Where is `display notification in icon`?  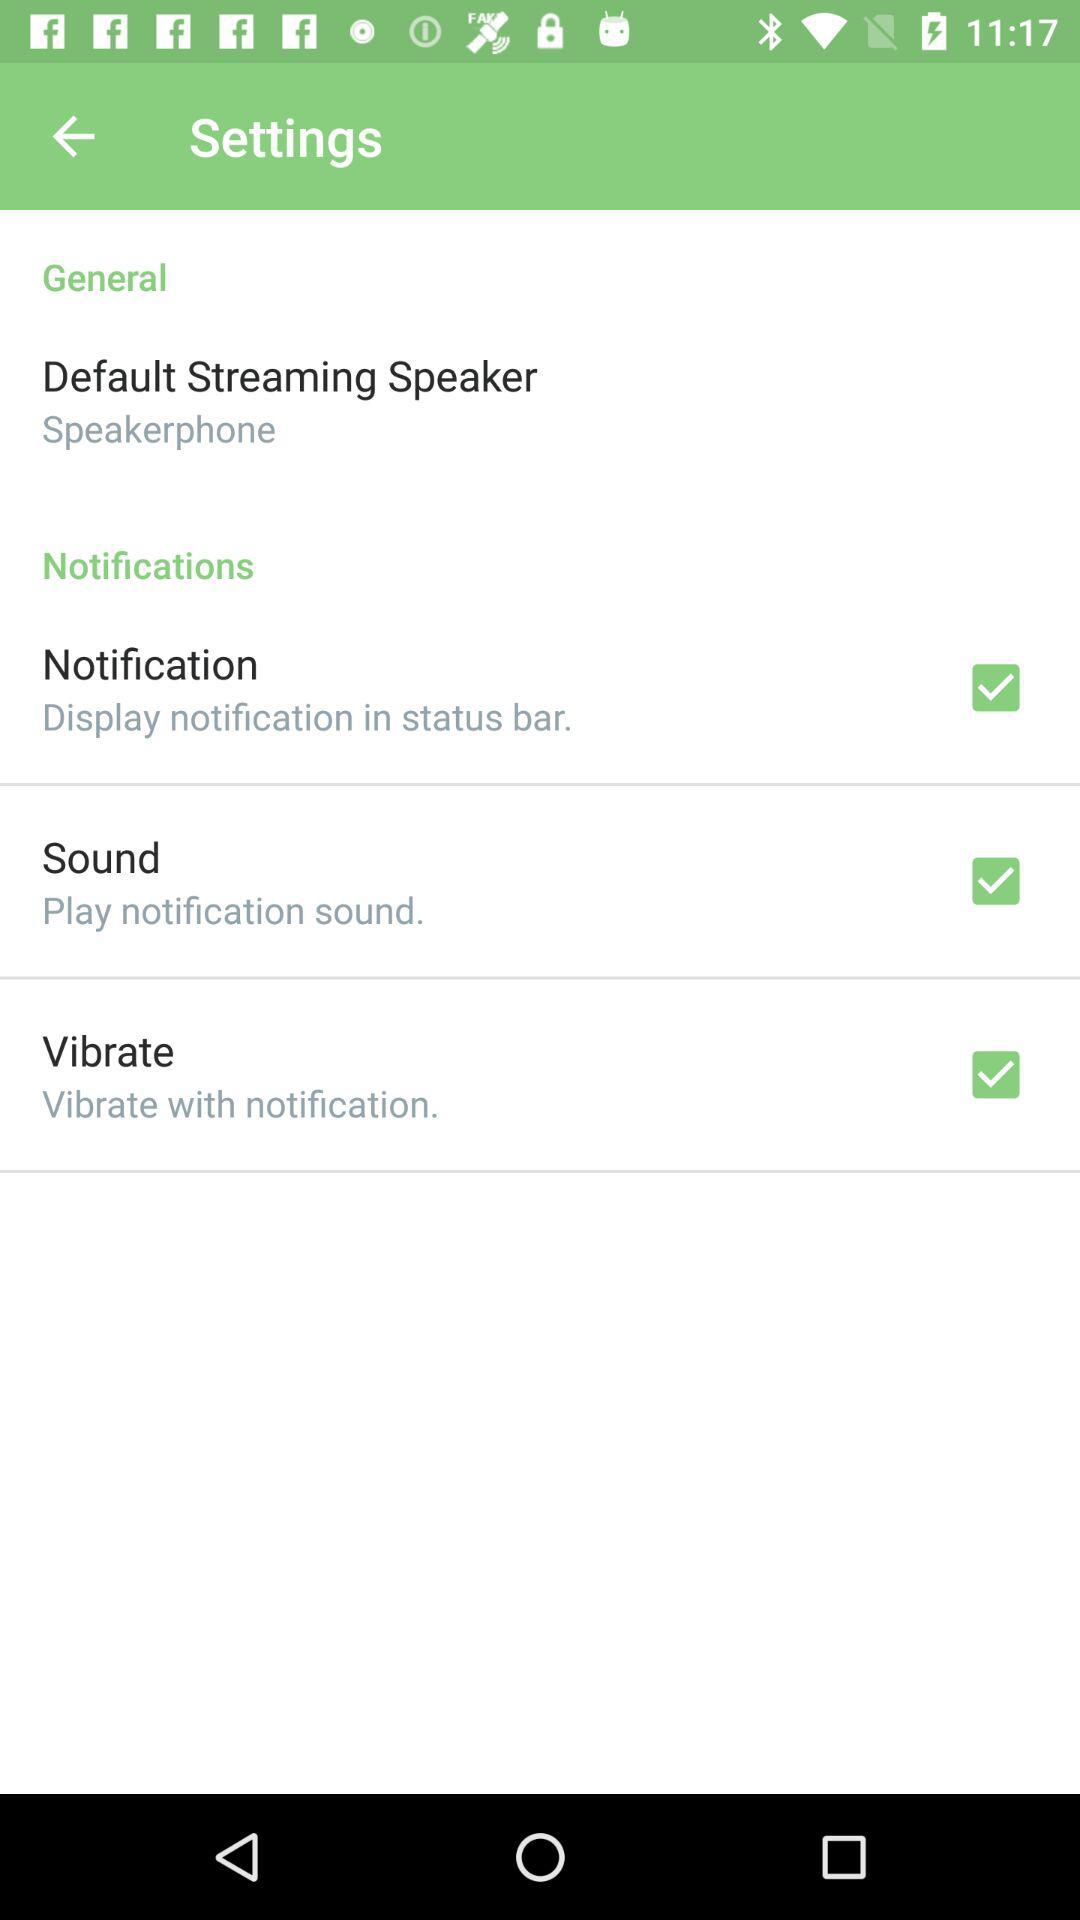 display notification in icon is located at coordinates (307, 716).